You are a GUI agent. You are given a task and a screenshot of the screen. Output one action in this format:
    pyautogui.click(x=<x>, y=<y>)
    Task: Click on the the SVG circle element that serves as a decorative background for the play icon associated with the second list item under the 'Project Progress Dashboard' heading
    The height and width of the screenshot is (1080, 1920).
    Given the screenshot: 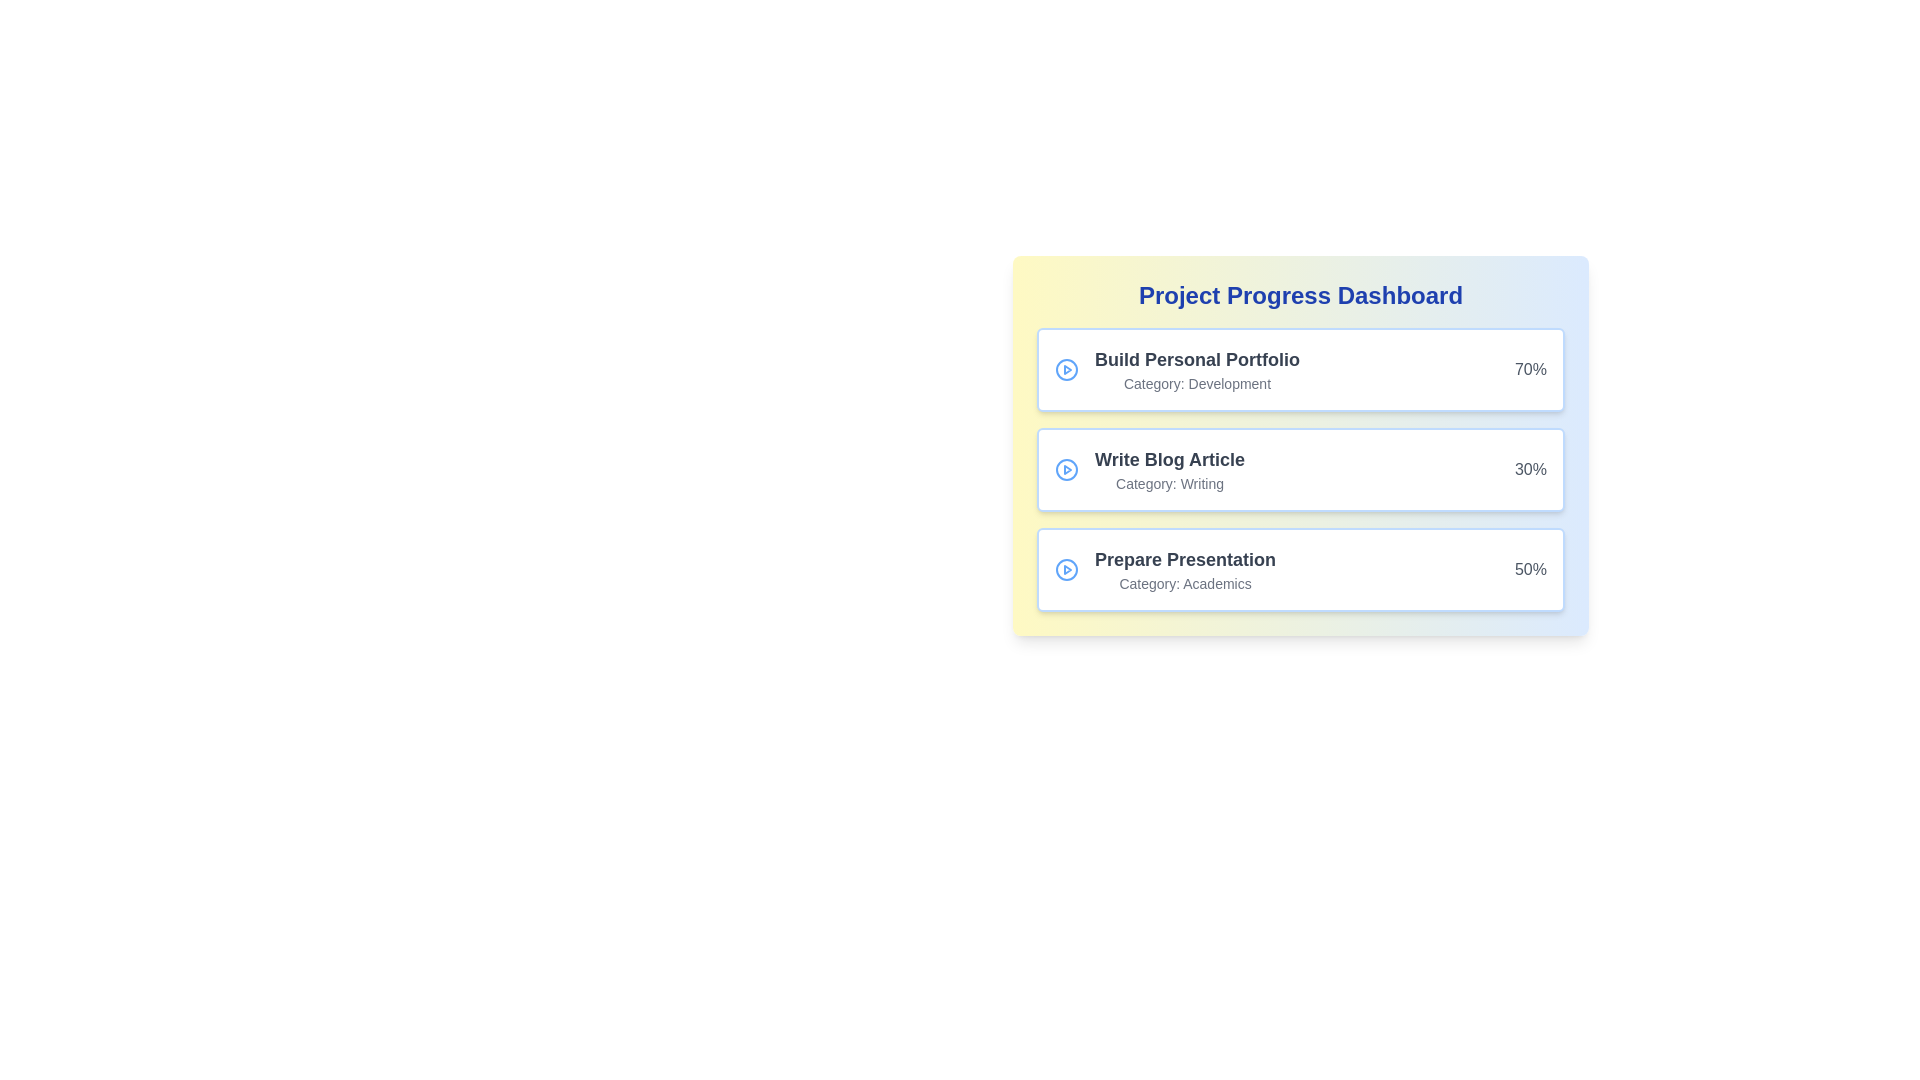 What is the action you would take?
    pyautogui.click(x=1065, y=470)
    